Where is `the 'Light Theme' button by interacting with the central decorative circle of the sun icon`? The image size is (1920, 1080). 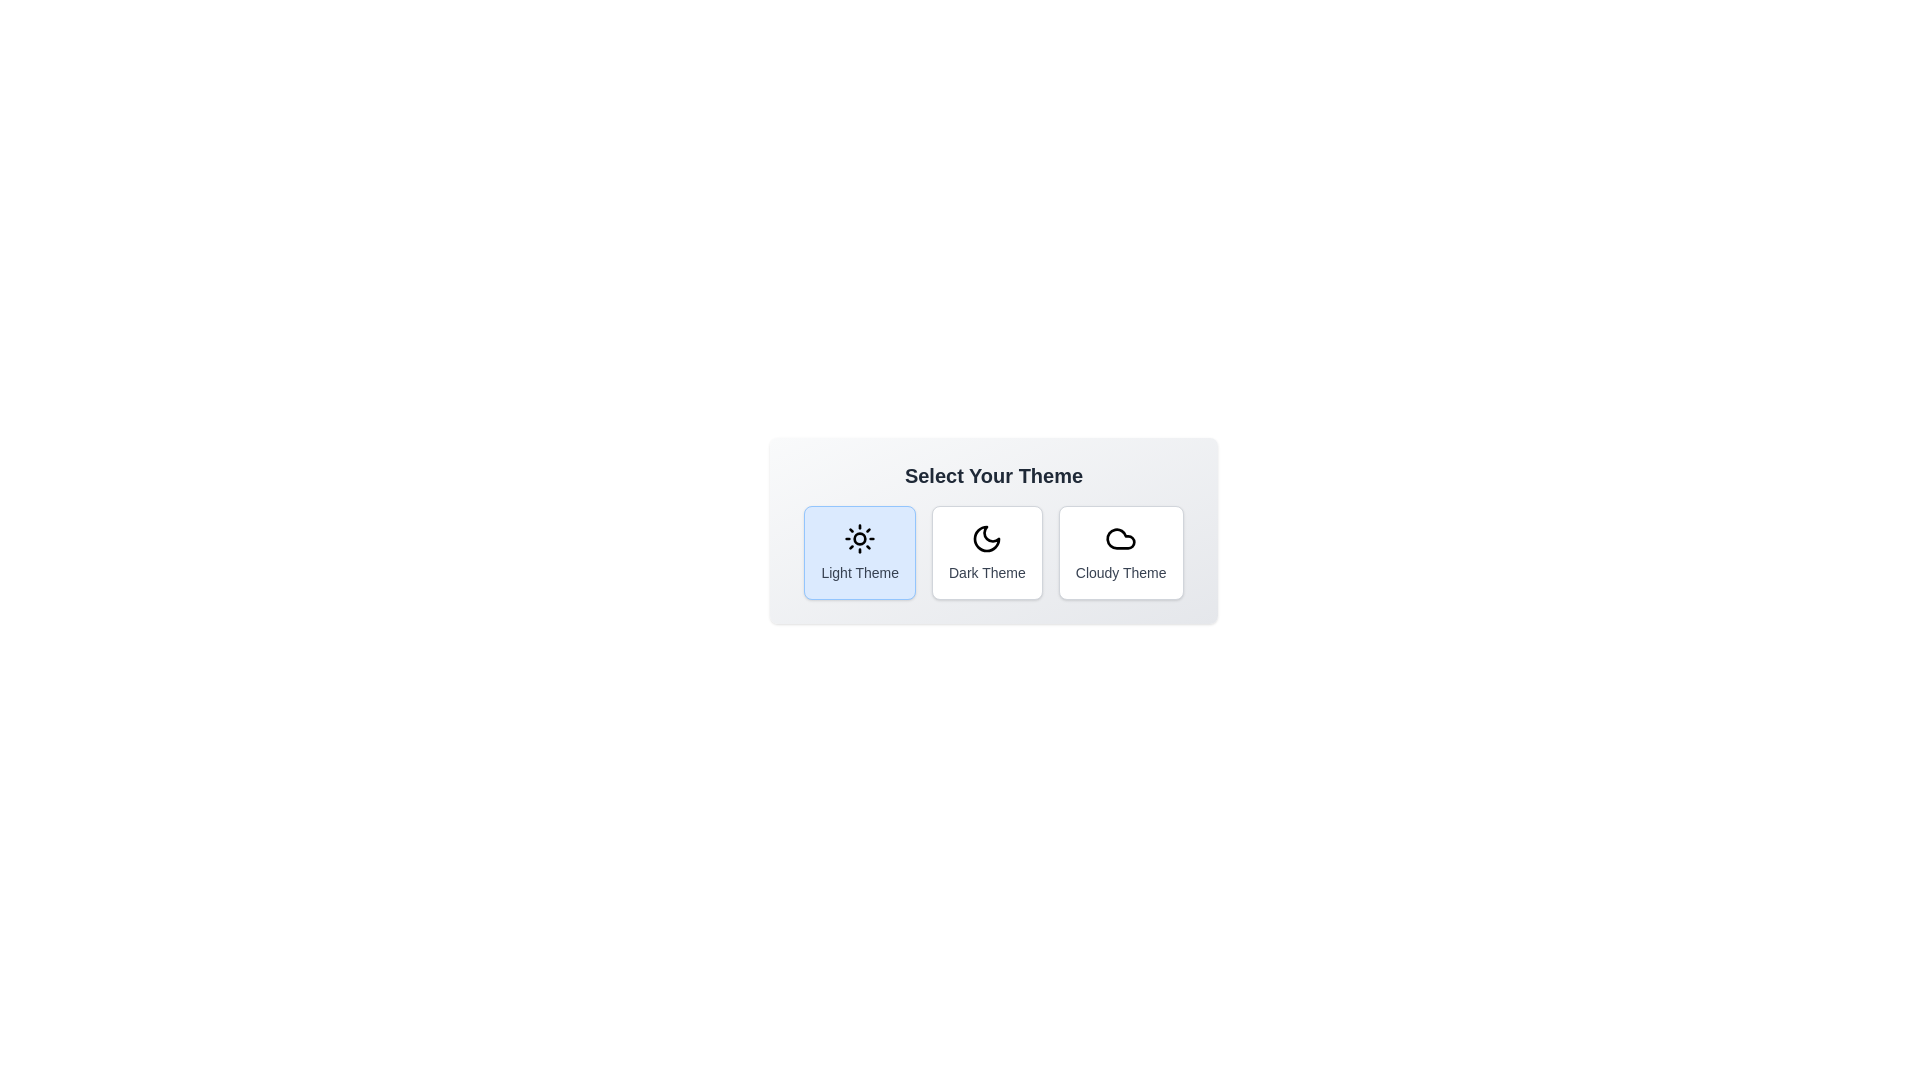
the 'Light Theme' button by interacting with the central decorative circle of the sun icon is located at coordinates (860, 538).